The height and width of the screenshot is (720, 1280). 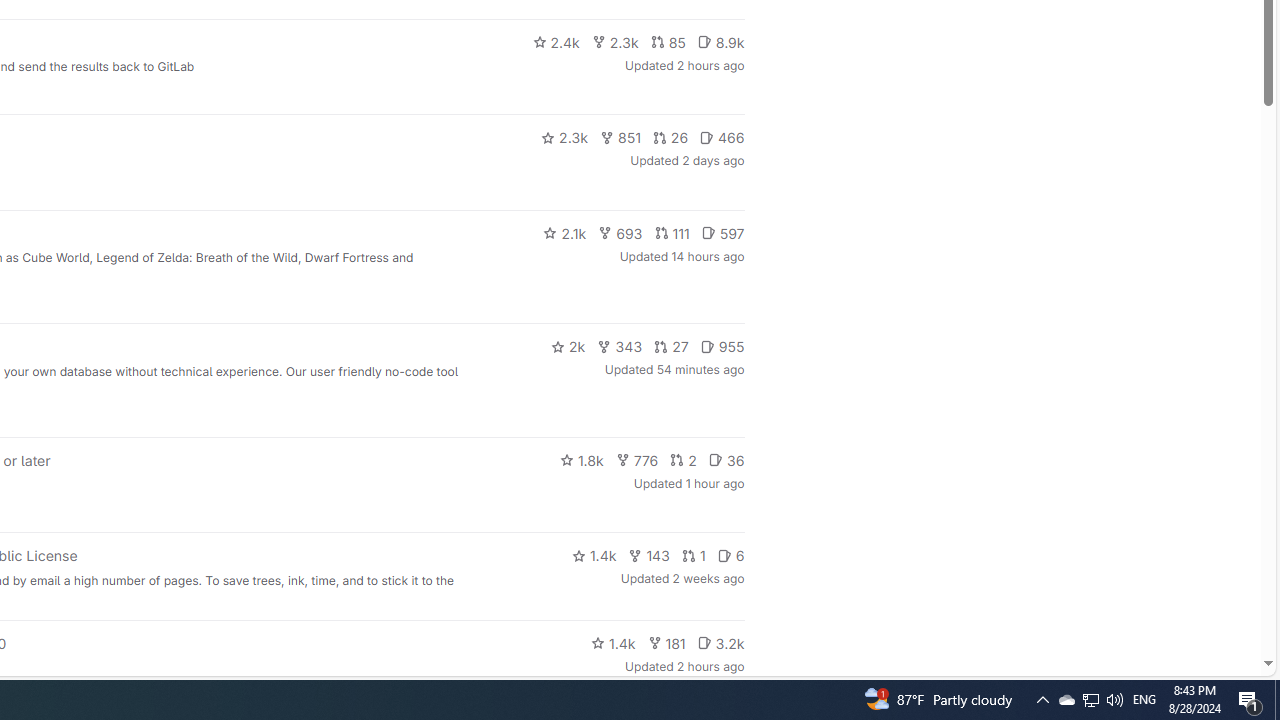 I want to click on '851', so click(x=619, y=136).